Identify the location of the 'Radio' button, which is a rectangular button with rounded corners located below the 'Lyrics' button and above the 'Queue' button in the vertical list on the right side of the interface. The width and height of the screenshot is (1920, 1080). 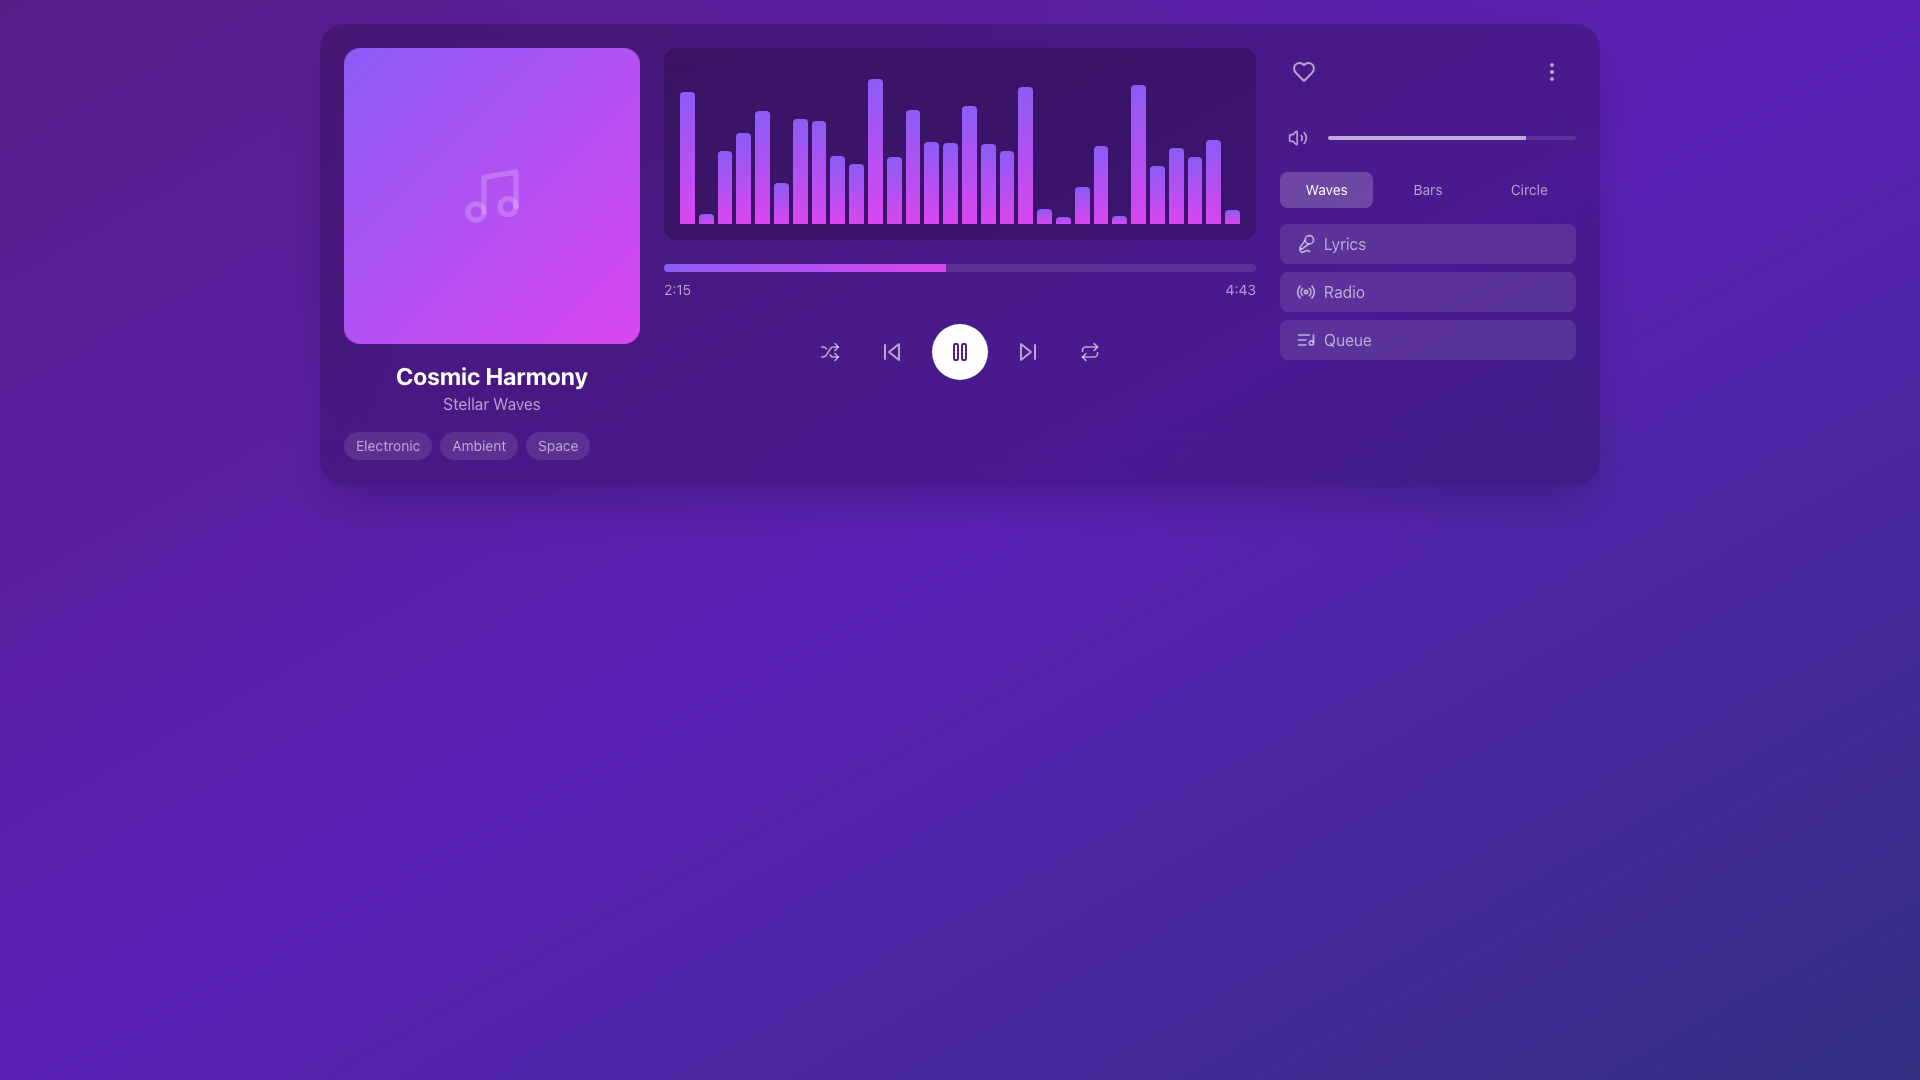
(1427, 292).